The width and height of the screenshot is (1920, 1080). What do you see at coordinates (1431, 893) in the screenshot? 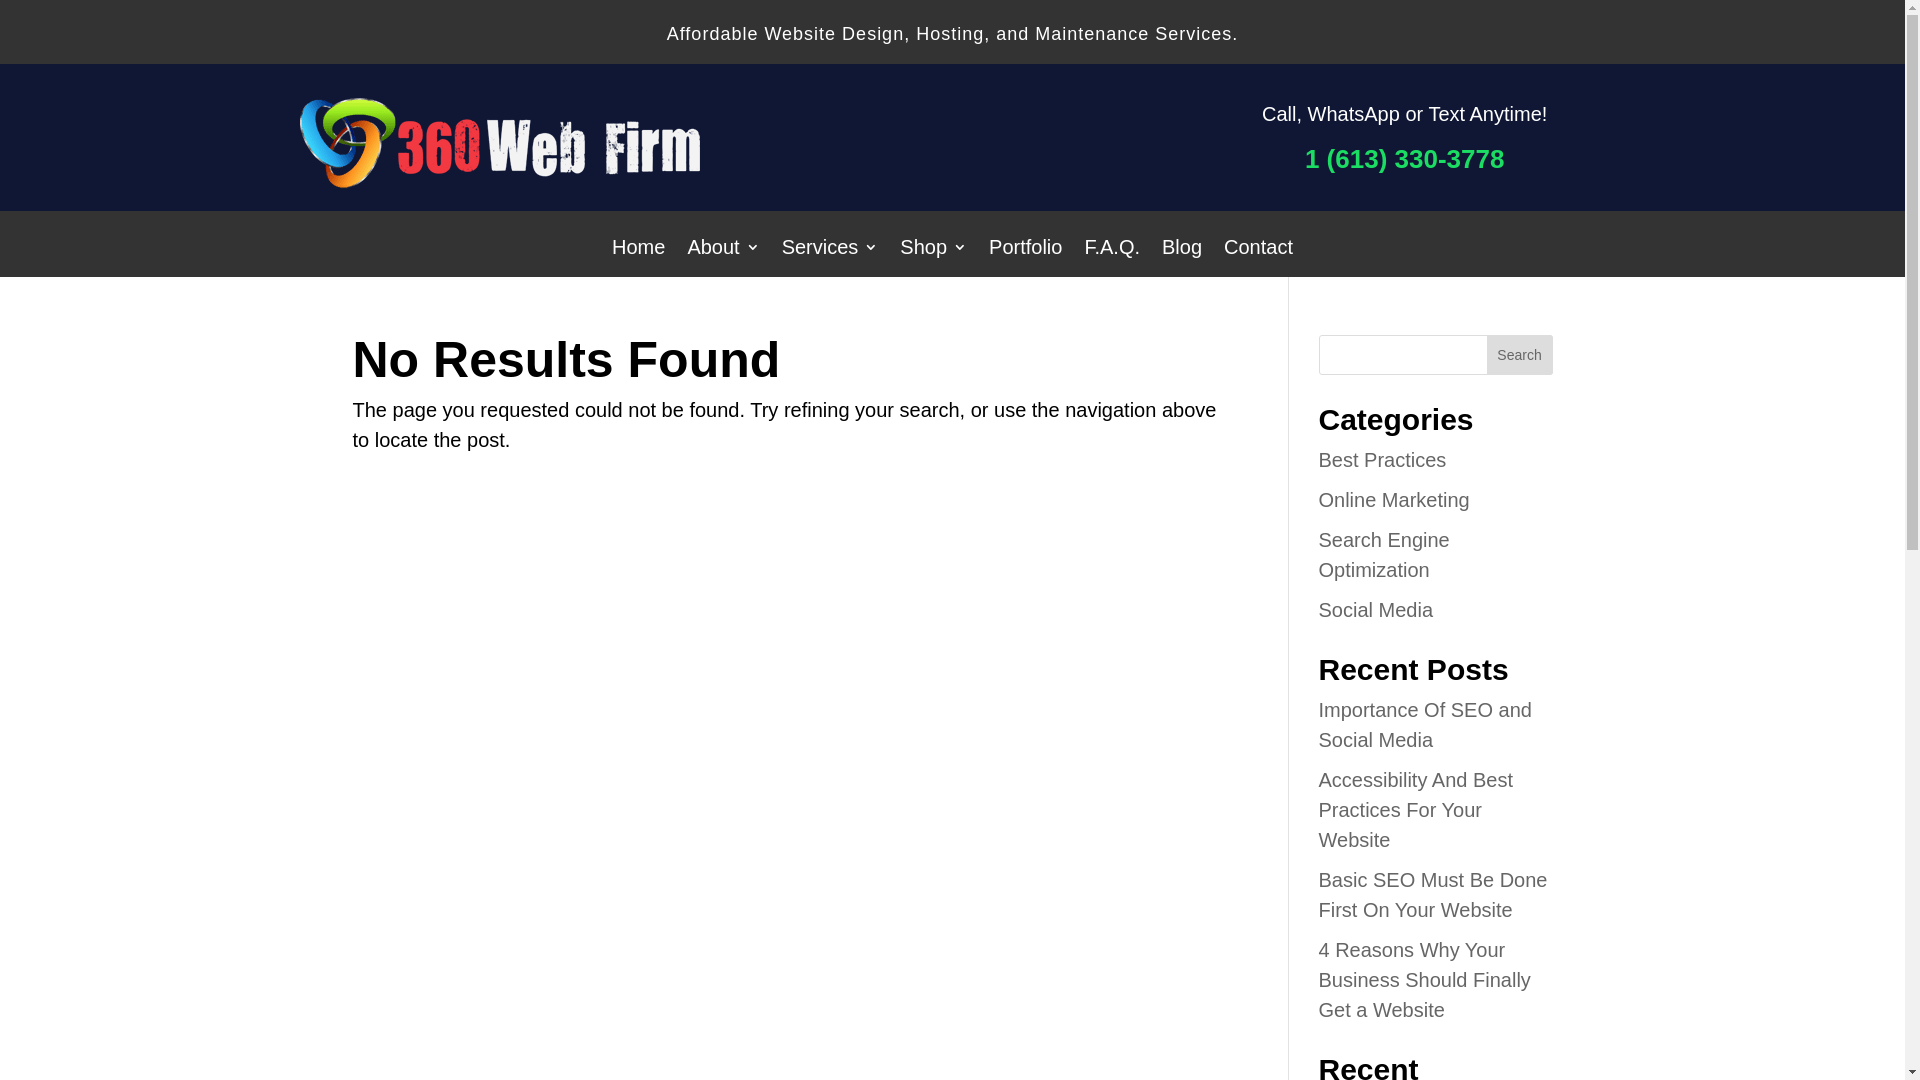
I see `'Basic SEO Must Be Done First On Your Website'` at bounding box center [1431, 893].